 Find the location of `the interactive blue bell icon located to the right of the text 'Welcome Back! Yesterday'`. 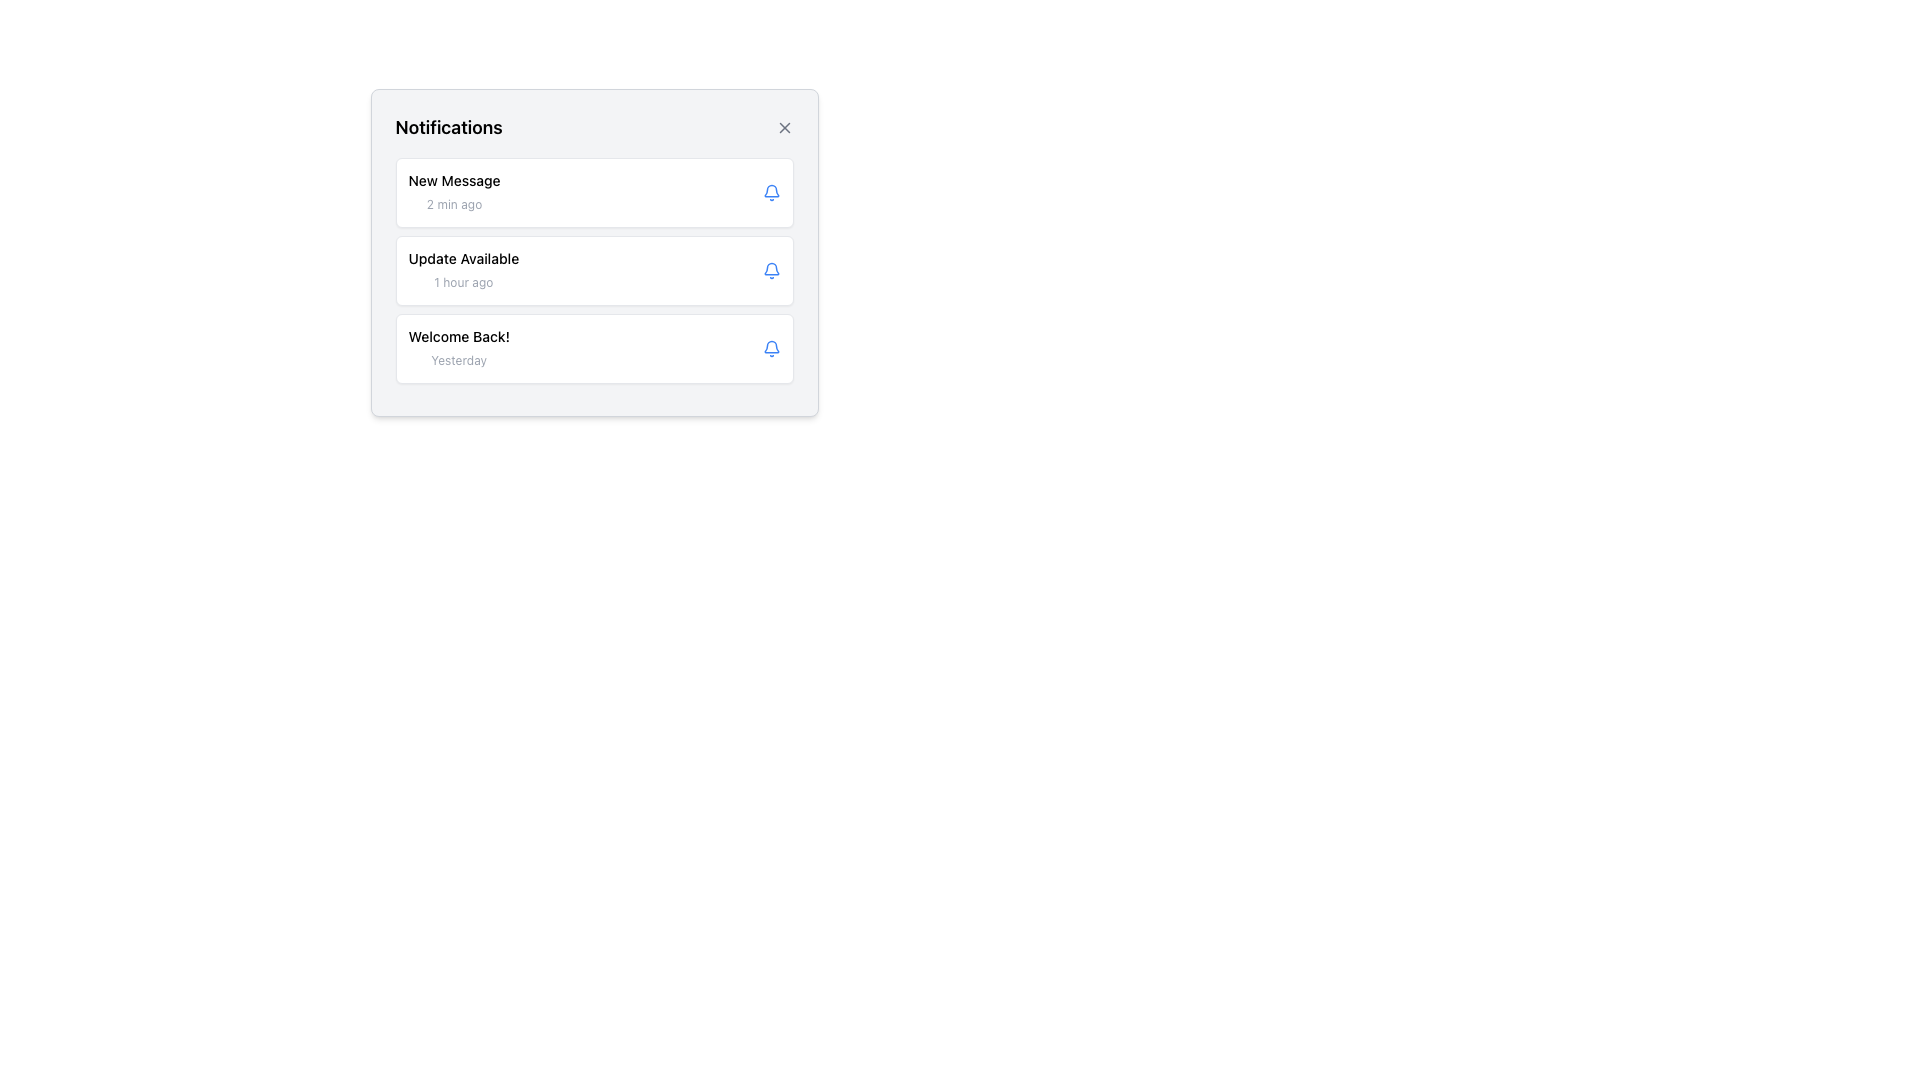

the interactive blue bell icon located to the right of the text 'Welcome Back! Yesterday' is located at coordinates (770, 347).